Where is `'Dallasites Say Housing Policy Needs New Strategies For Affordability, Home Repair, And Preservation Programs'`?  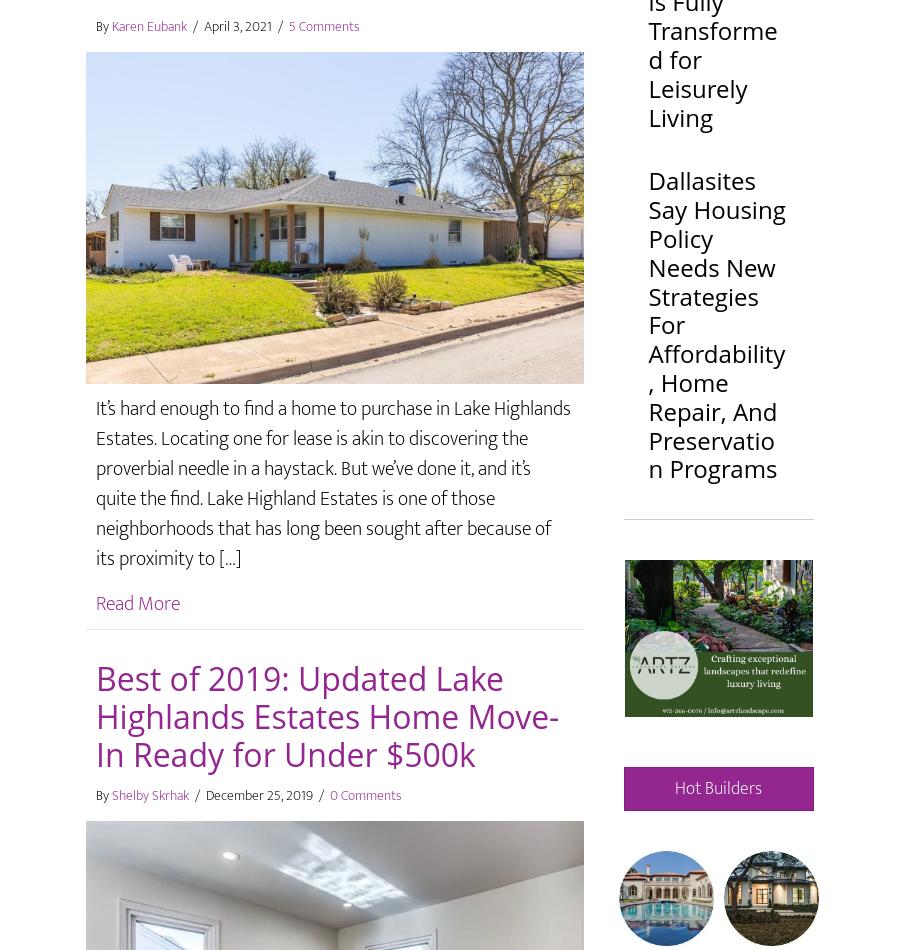 'Dallasites Say Housing Policy Needs New Strategies For Affordability, Home Repair, And Preservation Programs' is located at coordinates (715, 323).